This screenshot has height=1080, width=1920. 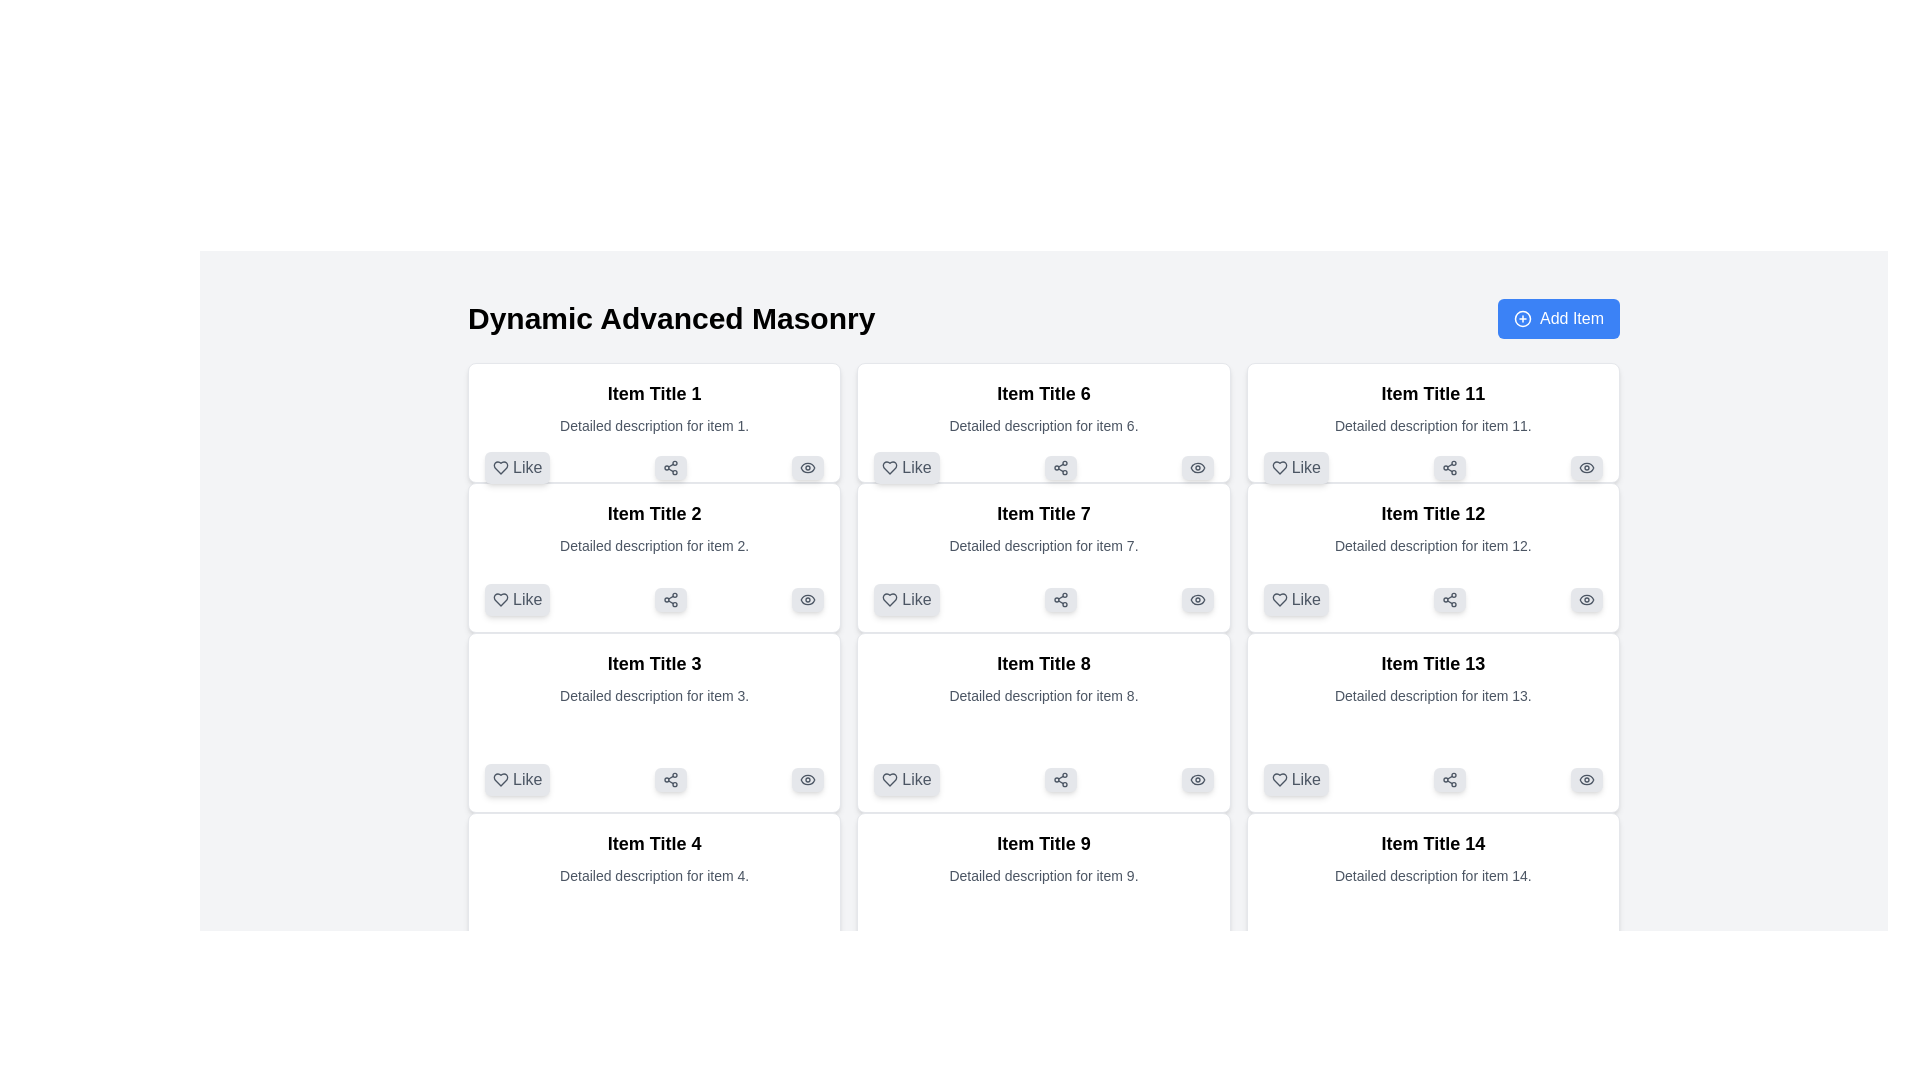 What do you see at coordinates (654, 424) in the screenshot?
I see `the text segment displaying 'Detailed description for item 1.' which is styled in a smaller gray font and located beneath 'Item Title 1' in the first card of the grid layout` at bounding box center [654, 424].